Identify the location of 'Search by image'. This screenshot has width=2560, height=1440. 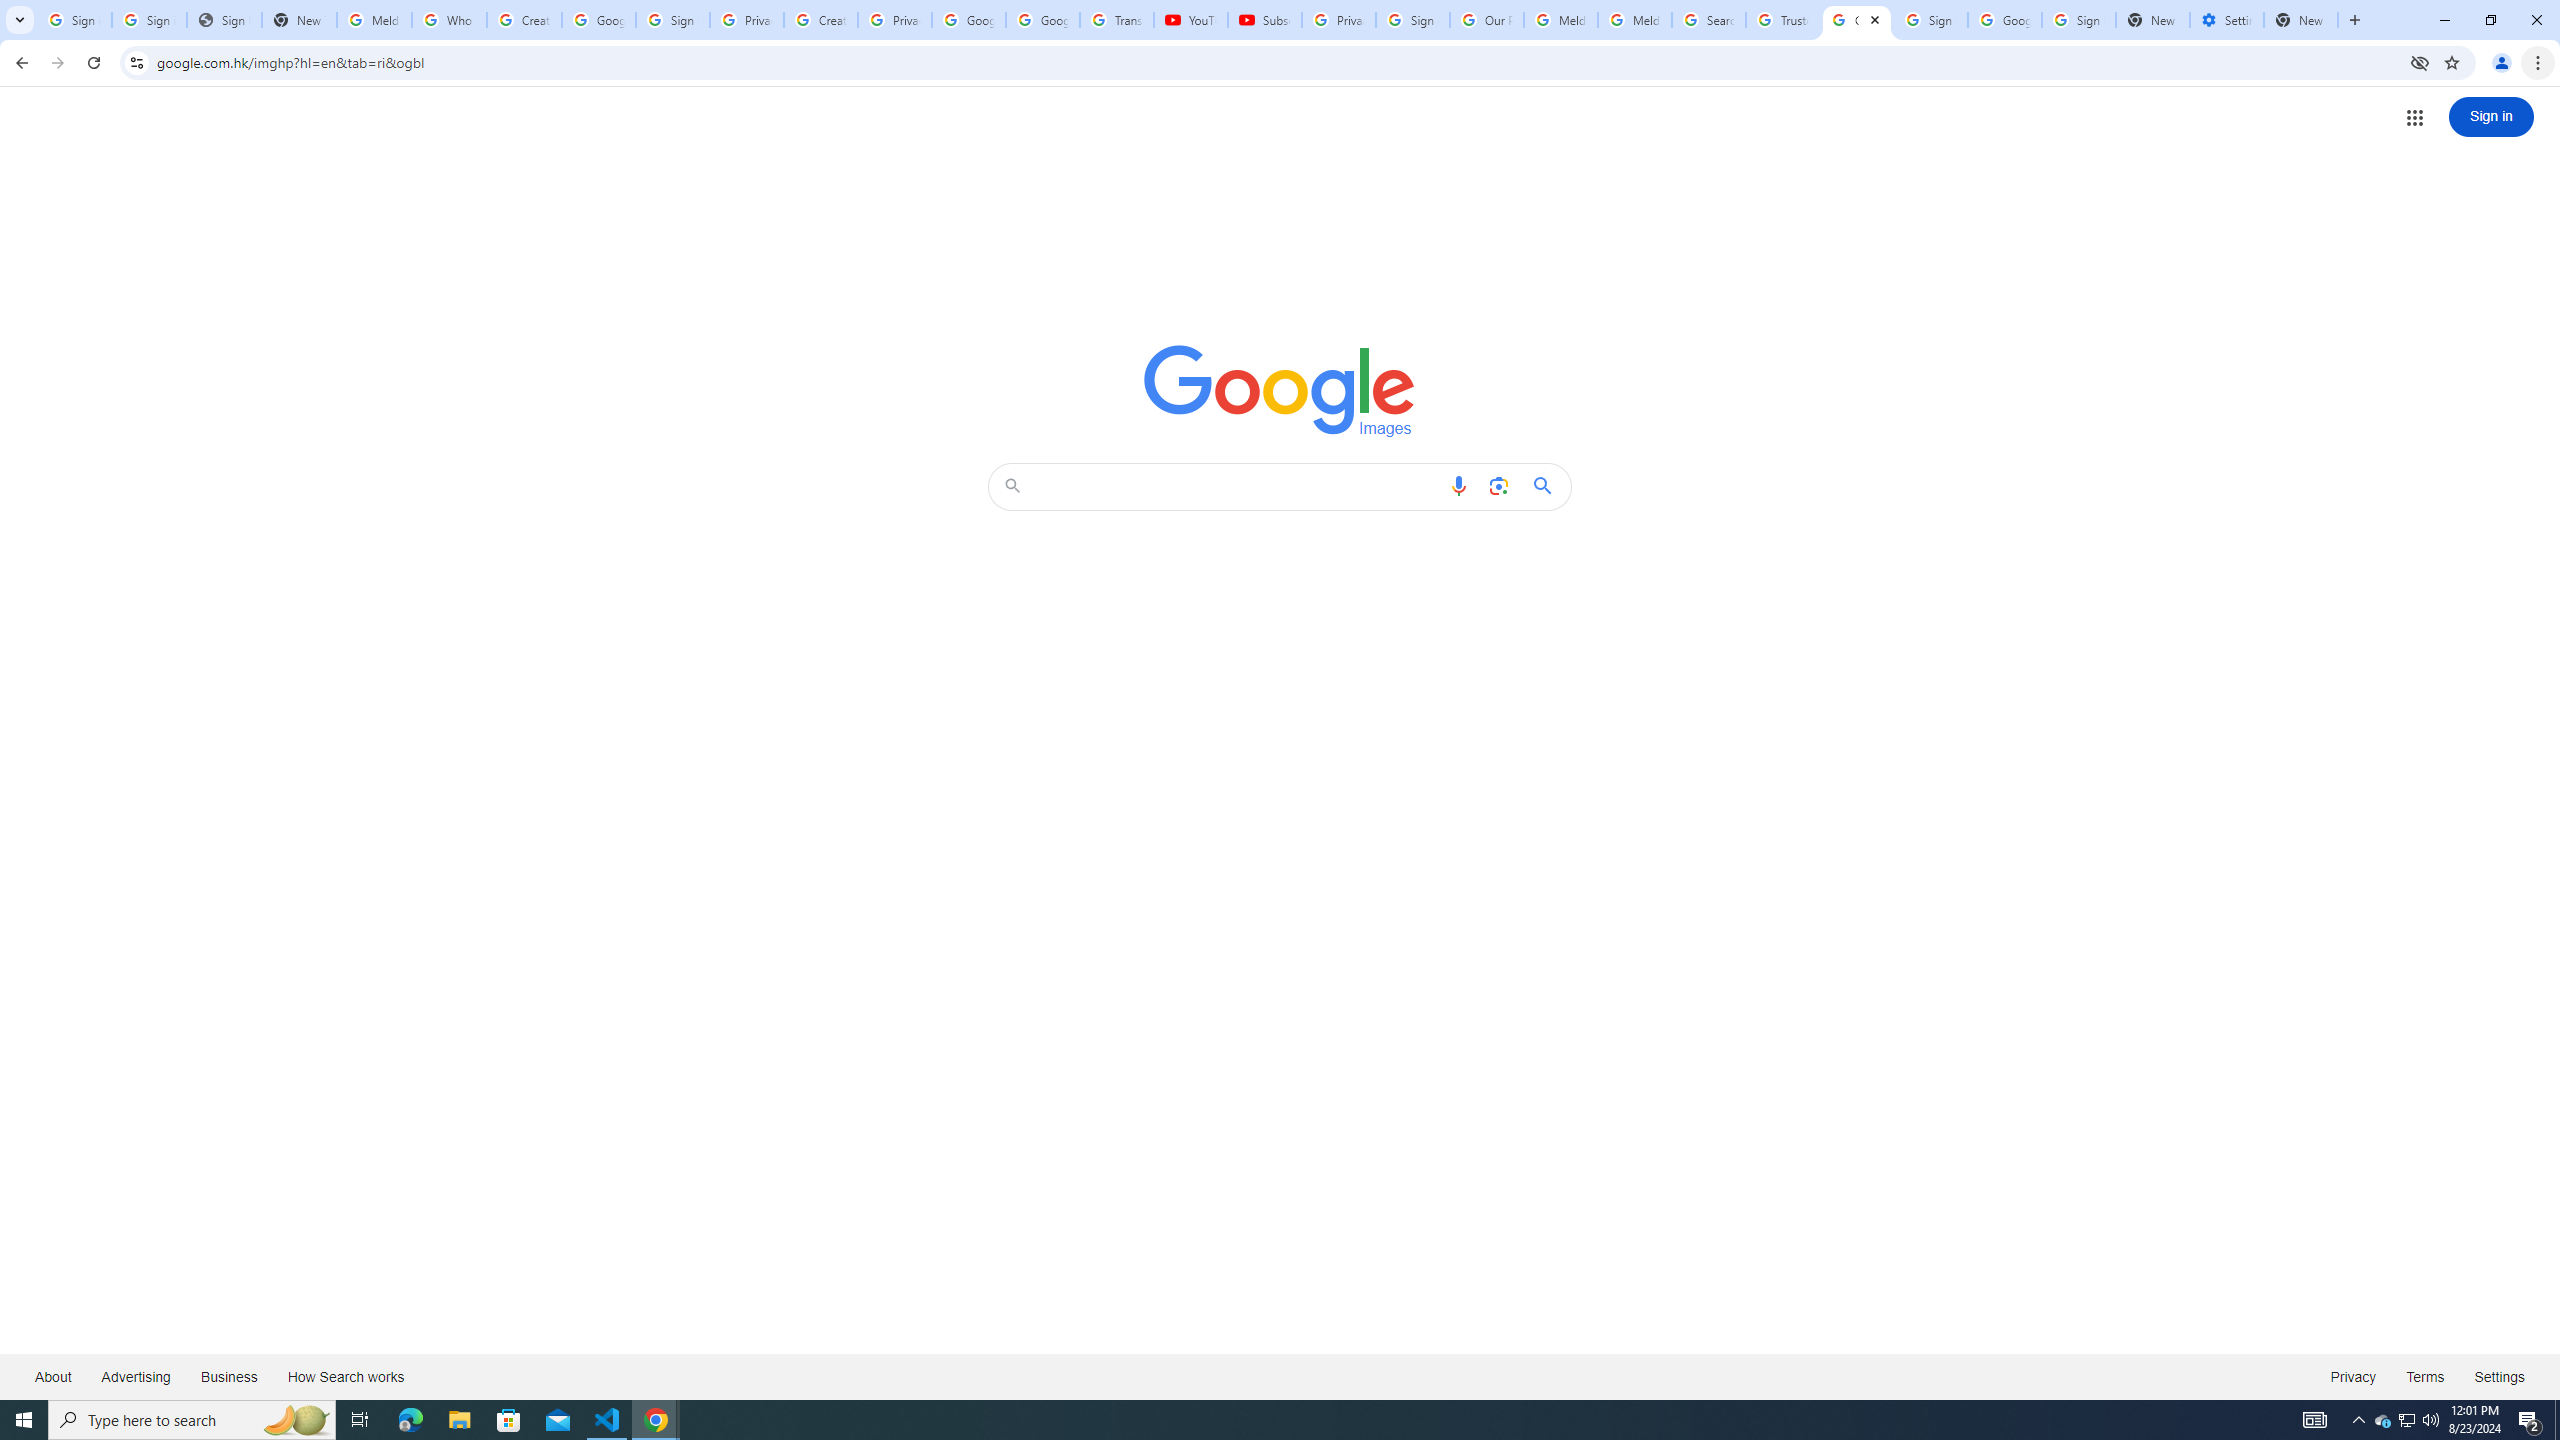
(1497, 486).